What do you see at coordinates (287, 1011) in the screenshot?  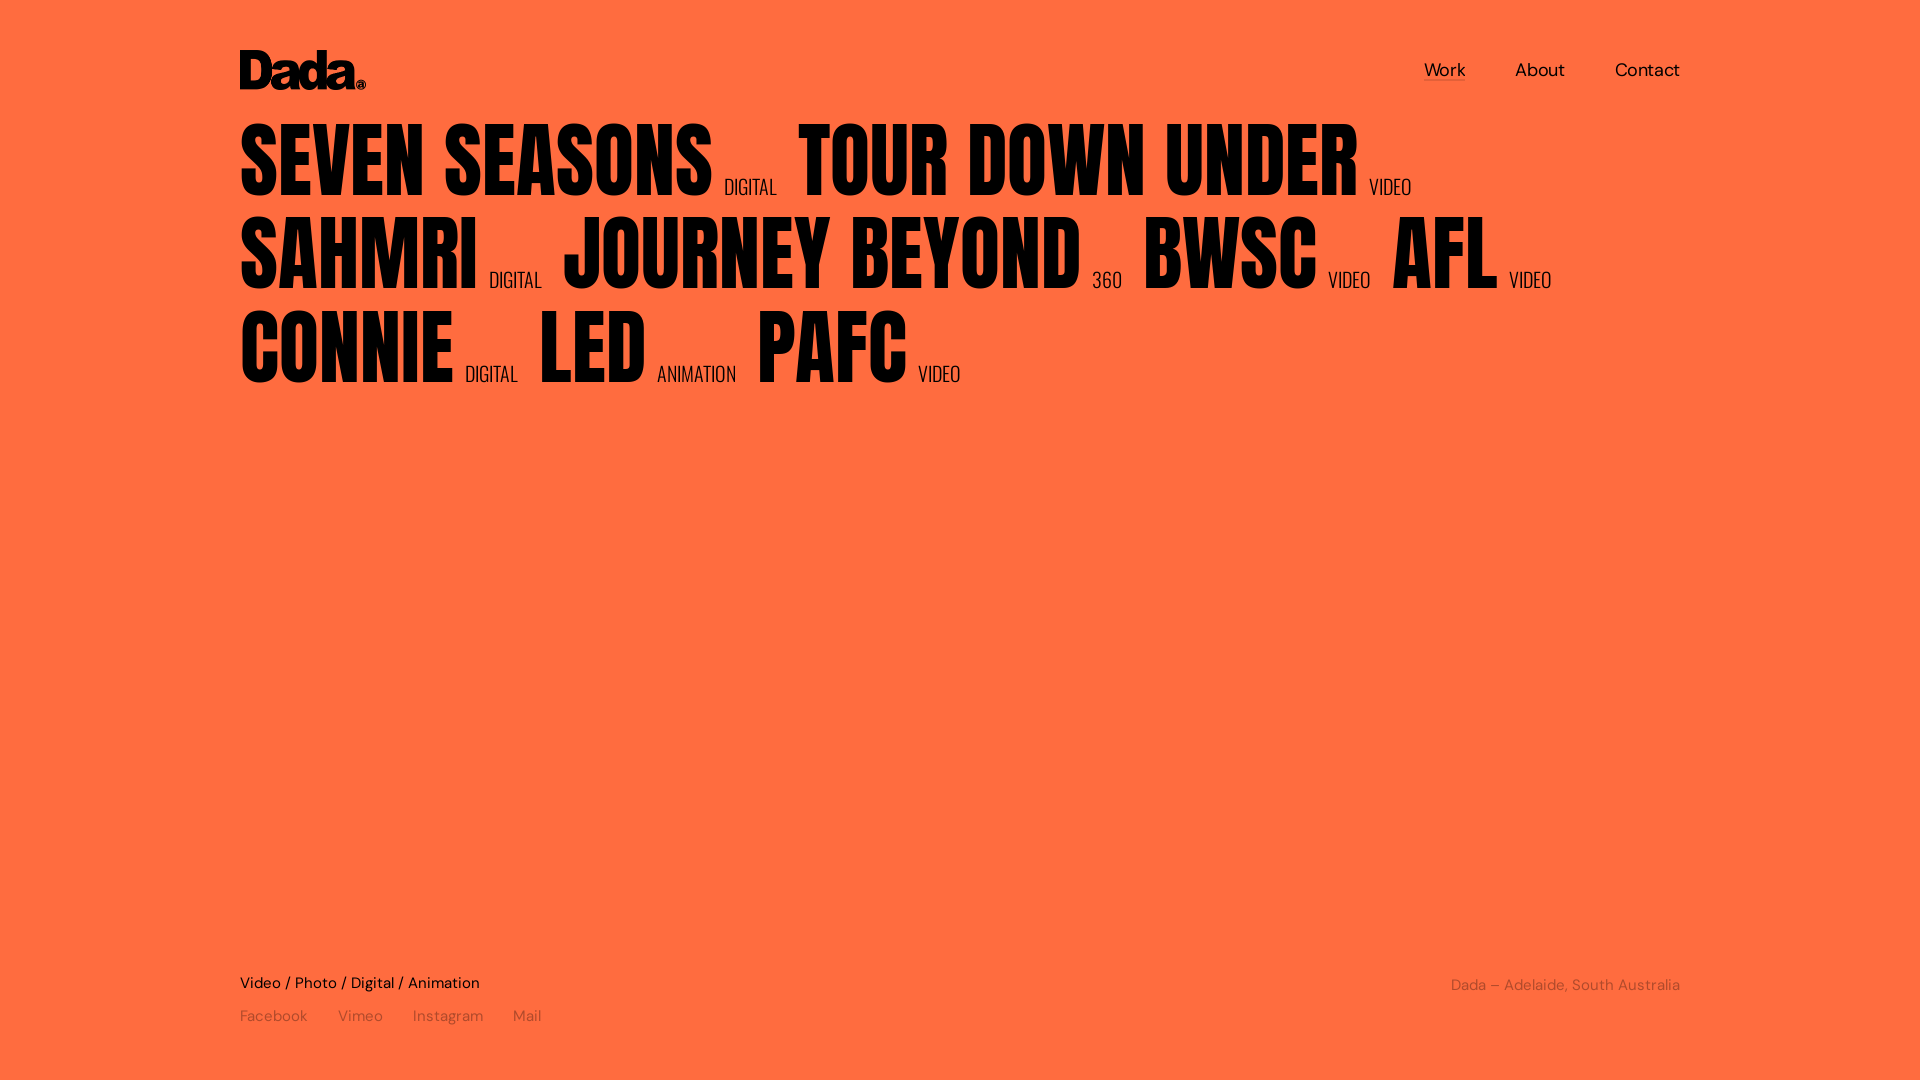 I see `'Facebook'` at bounding box center [287, 1011].